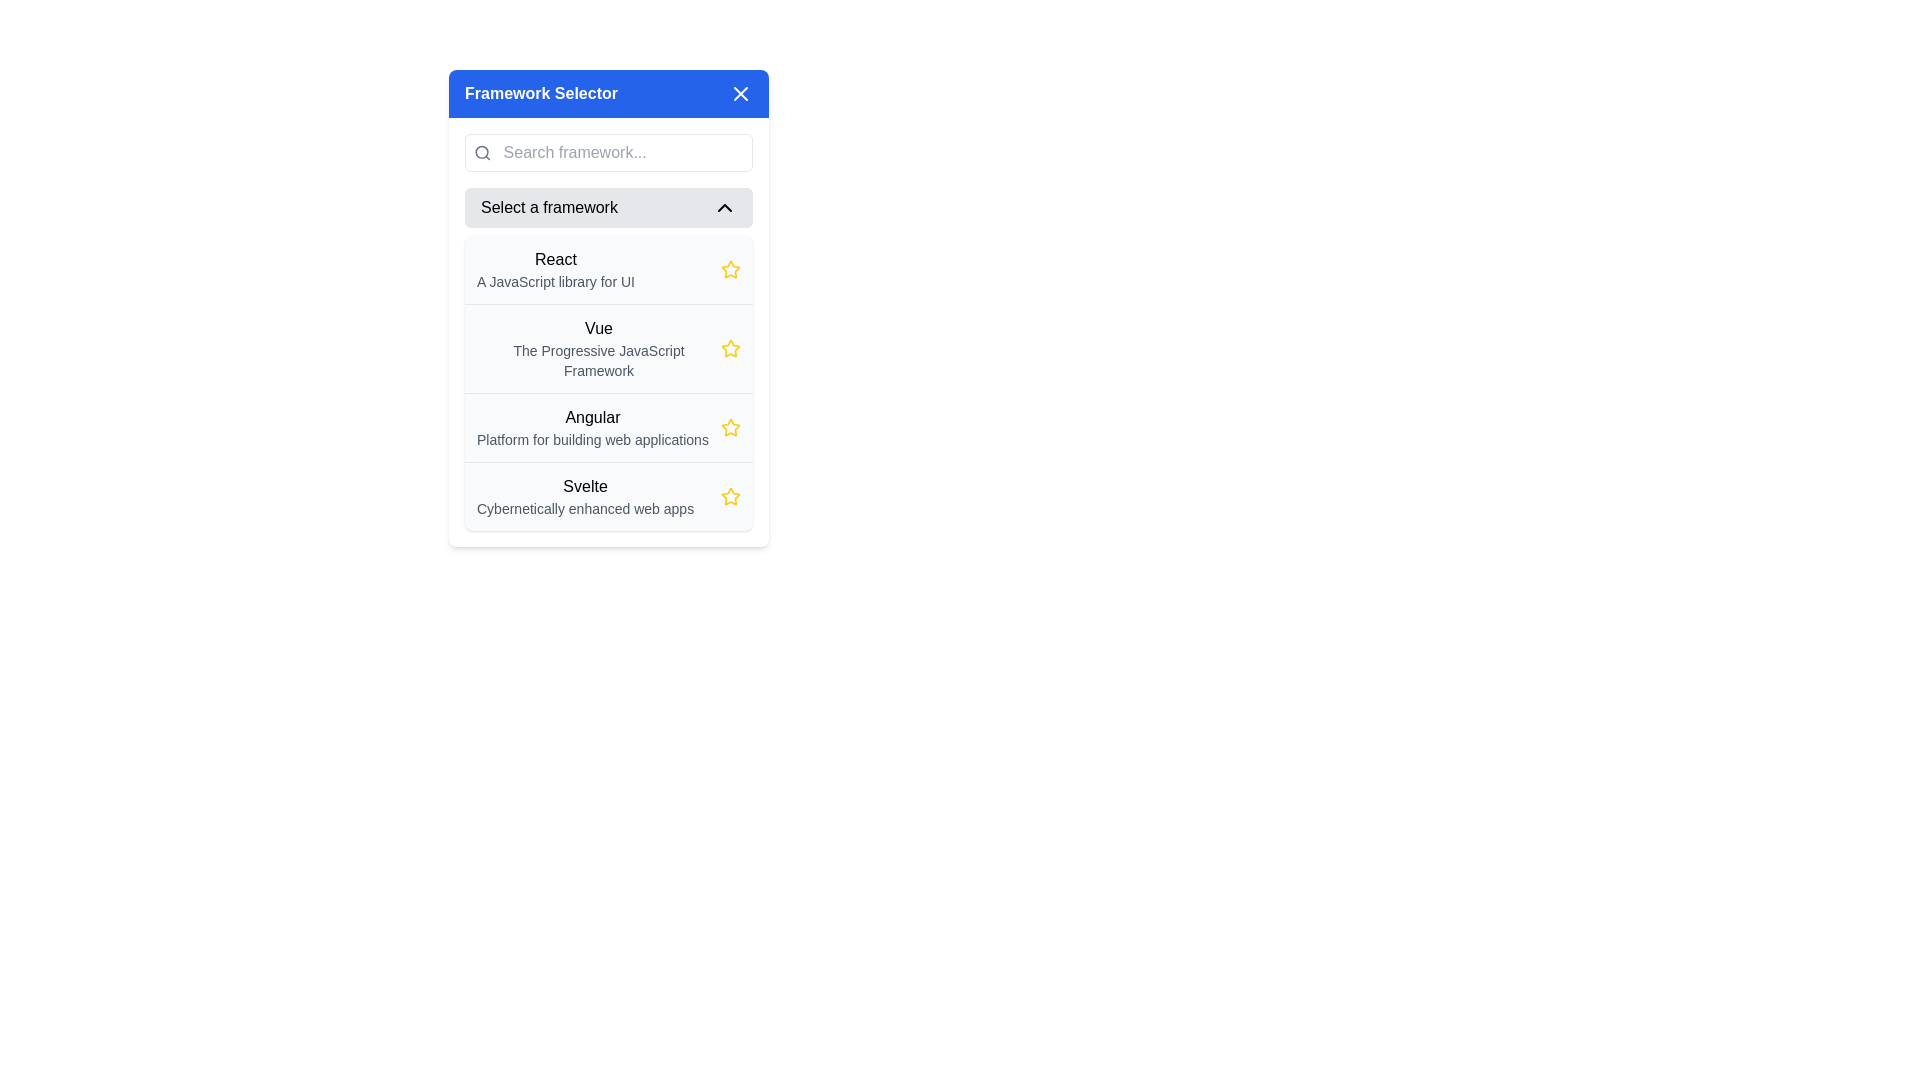 The image size is (1920, 1080). What do you see at coordinates (729, 347) in the screenshot?
I see `the five-pointed star icon with a yellow fill color located on the right side of the 'Vue' option in the framework selection list to favorite the associated framework` at bounding box center [729, 347].